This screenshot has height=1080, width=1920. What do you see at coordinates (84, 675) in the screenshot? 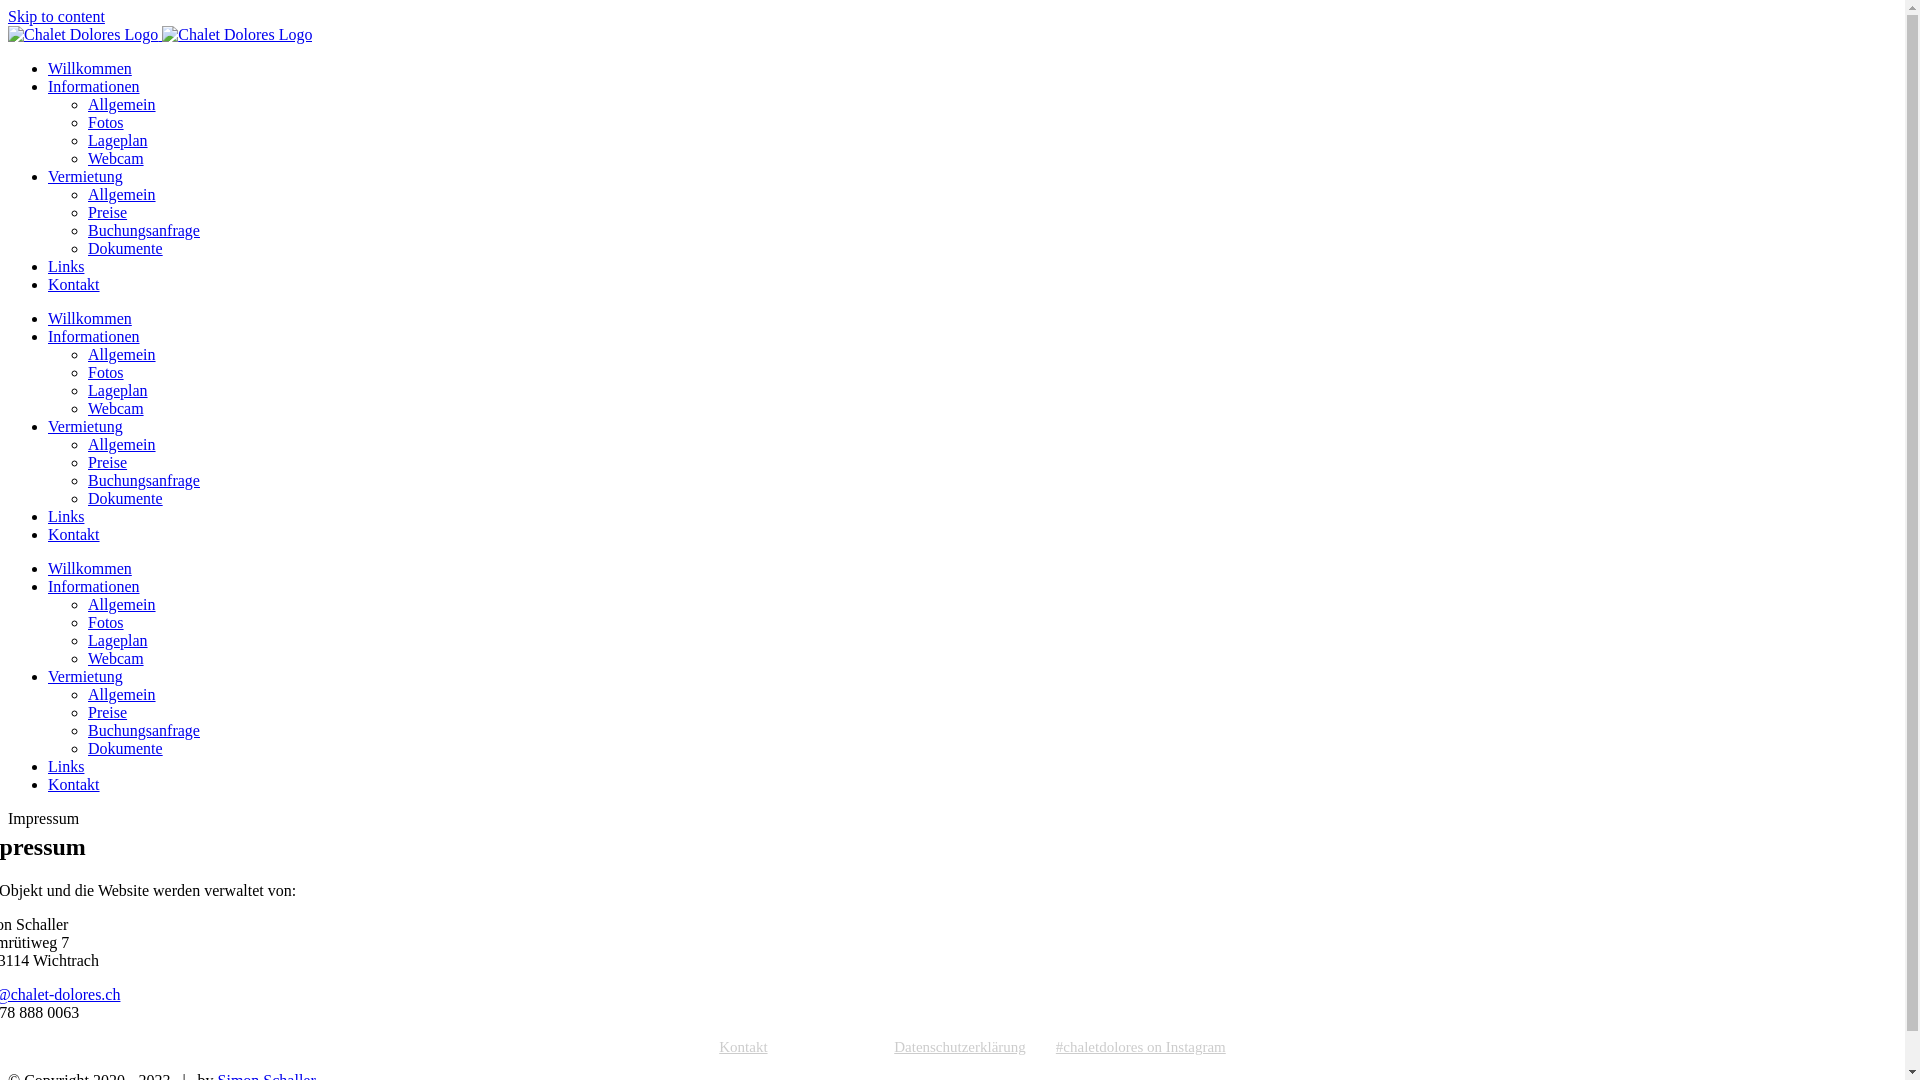
I see `'Vermietung'` at bounding box center [84, 675].